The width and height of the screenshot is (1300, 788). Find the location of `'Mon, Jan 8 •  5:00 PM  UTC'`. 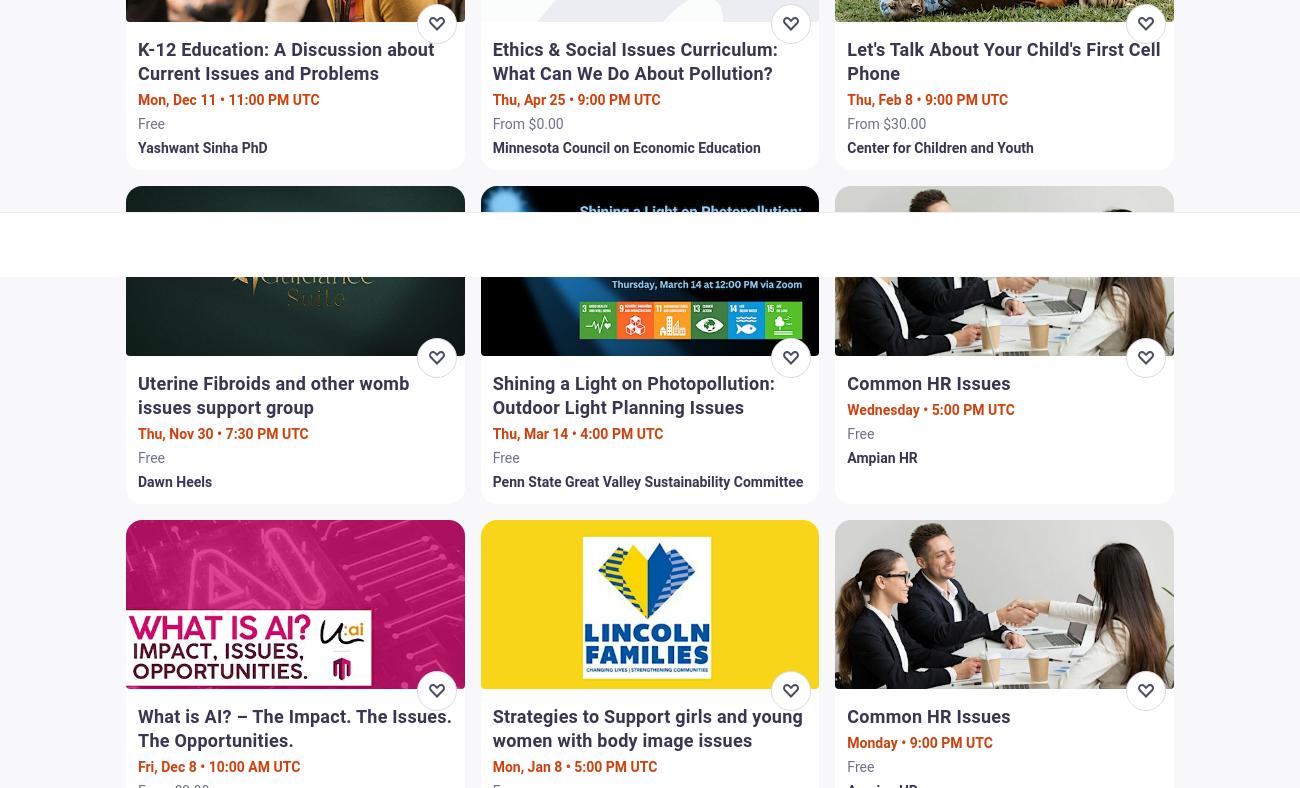

'Mon, Jan 8 •  5:00 PM  UTC' is located at coordinates (573, 766).